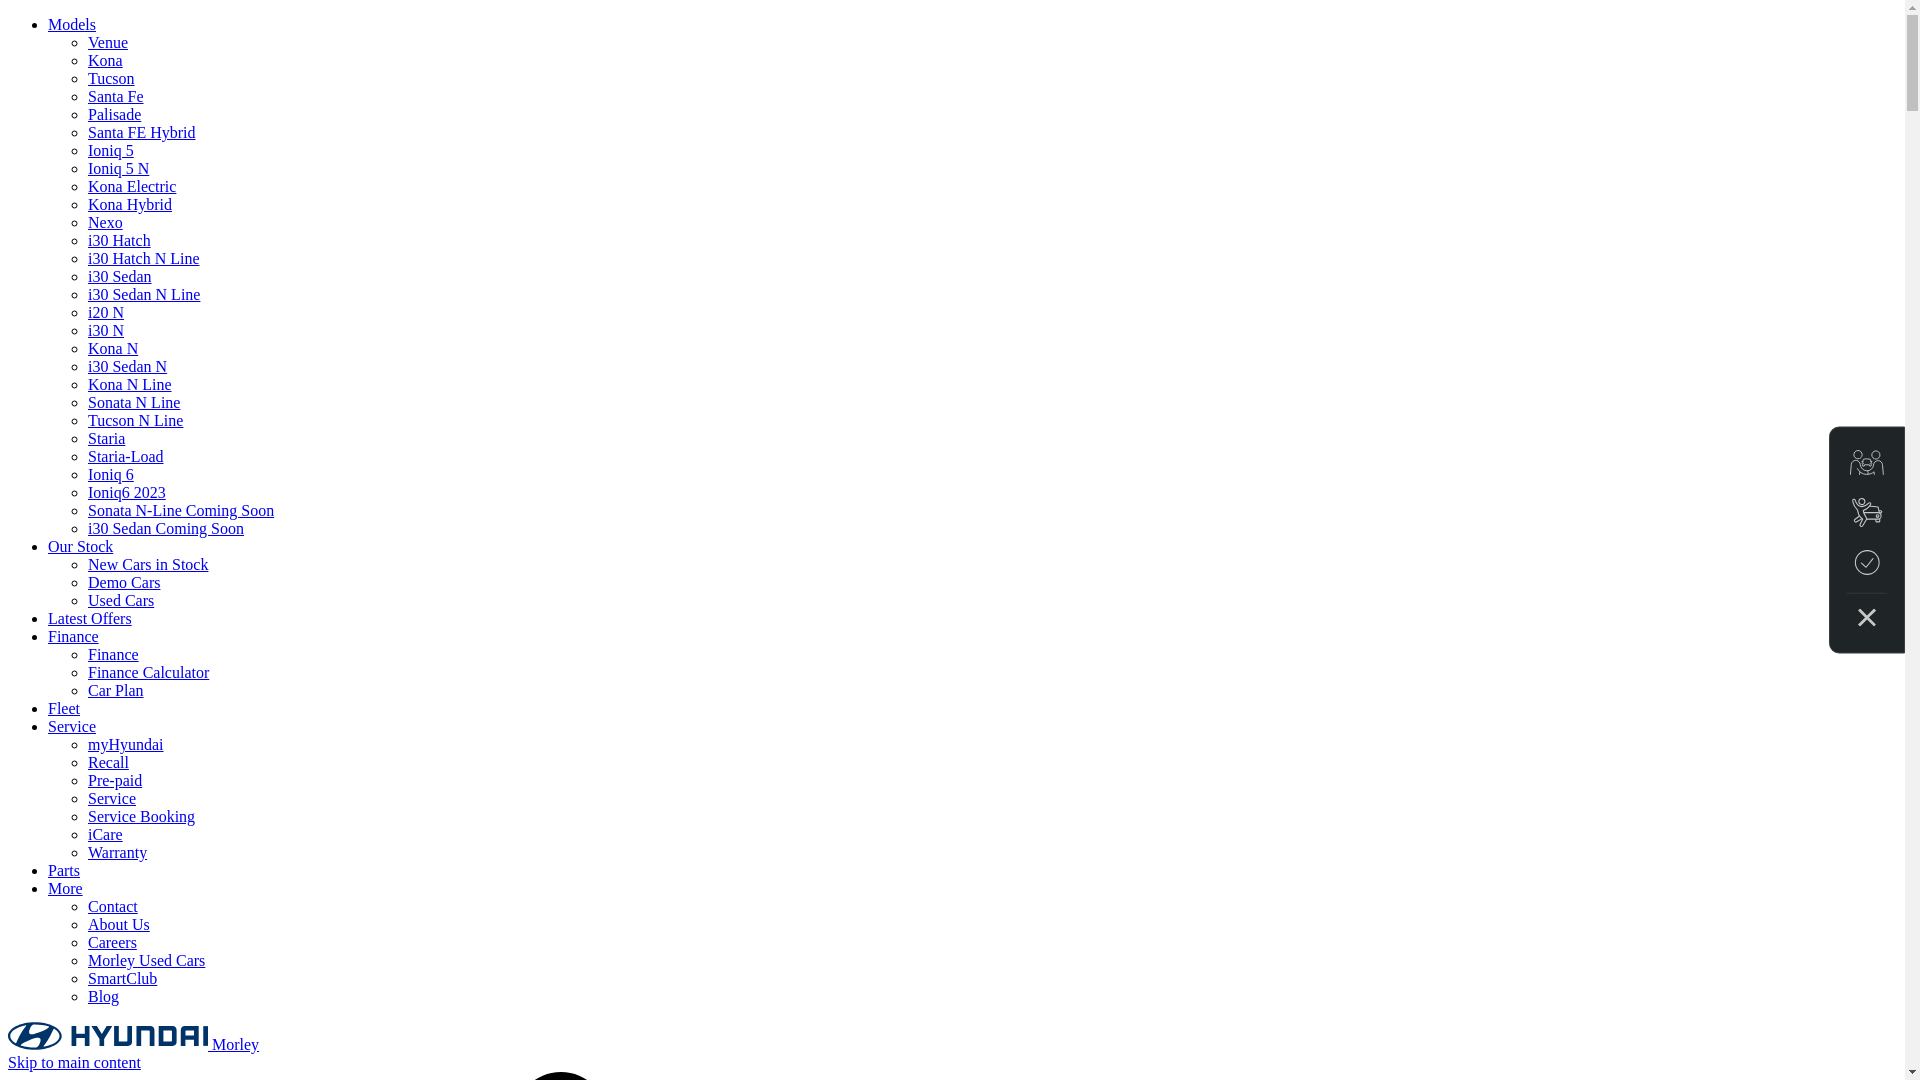  I want to click on 'Ioniq 6', so click(109, 474).